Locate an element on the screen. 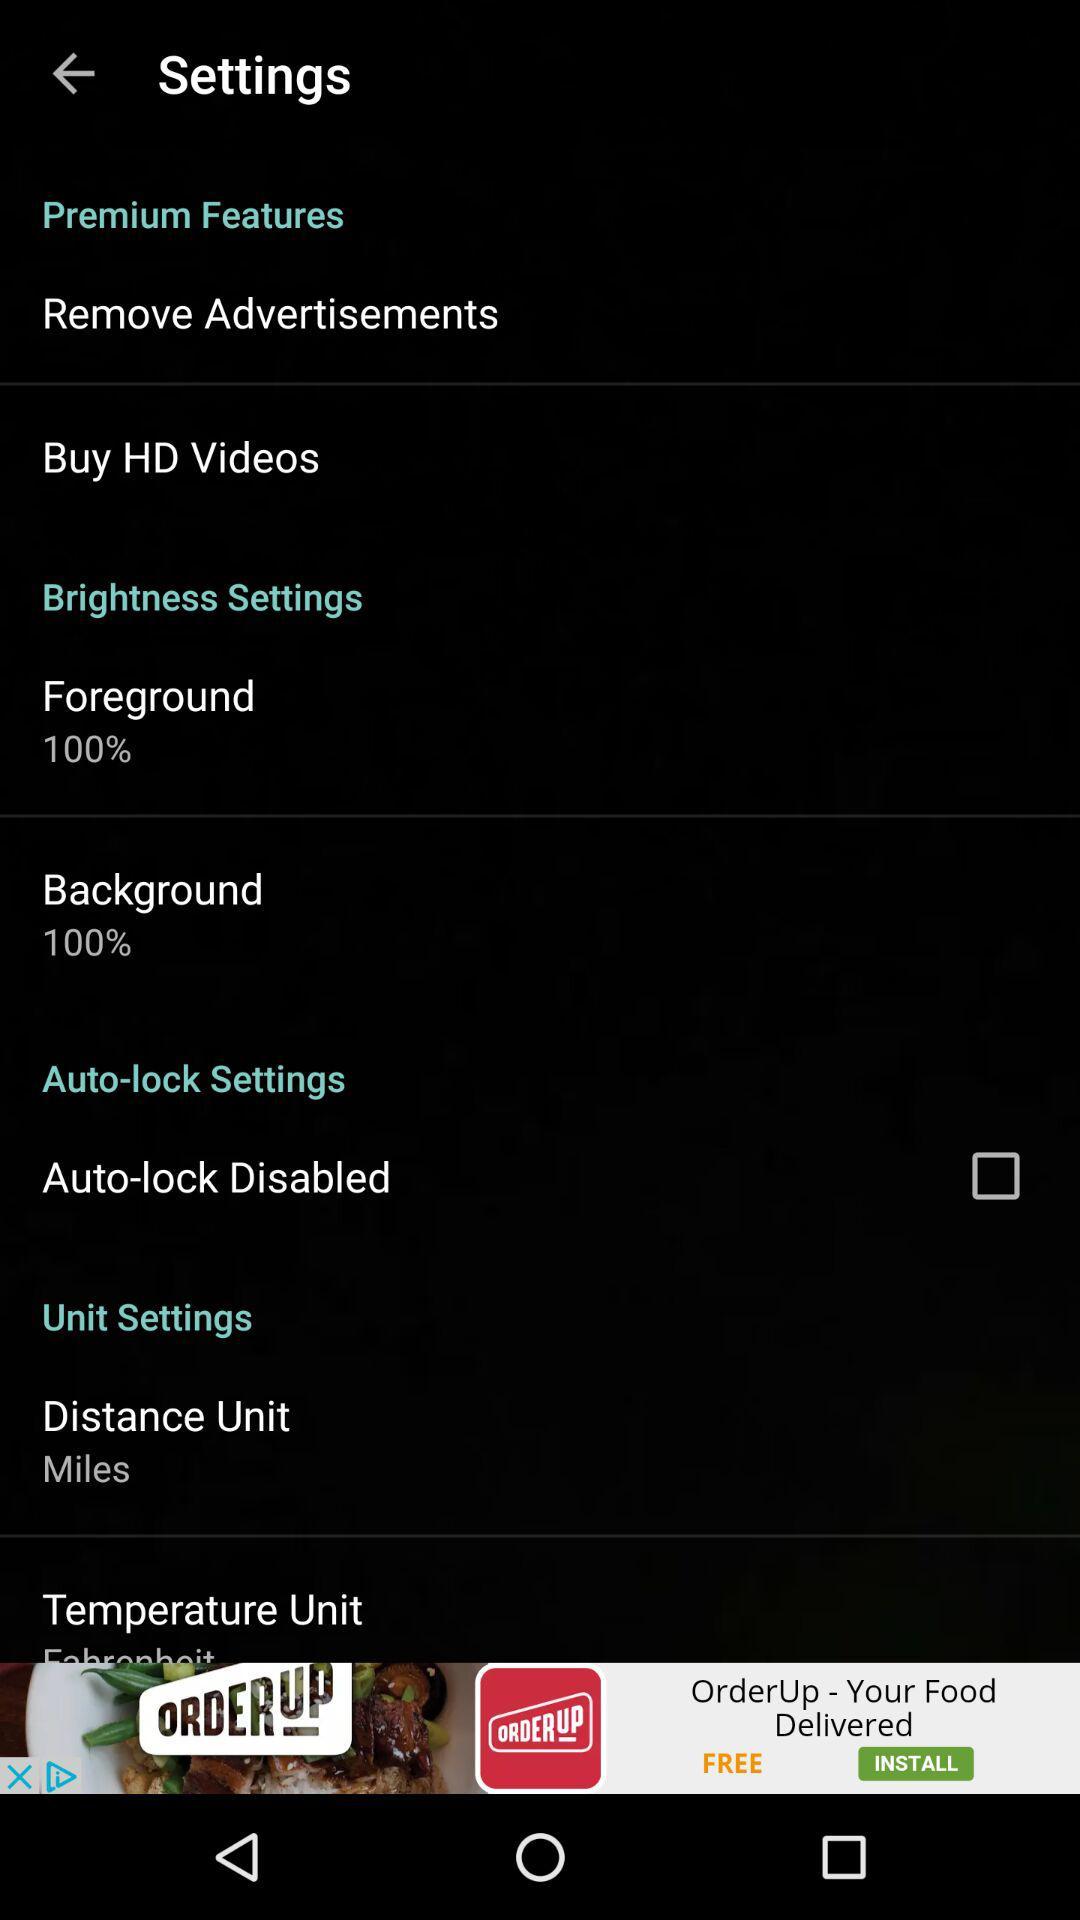  advertisement is located at coordinates (540, 1727).